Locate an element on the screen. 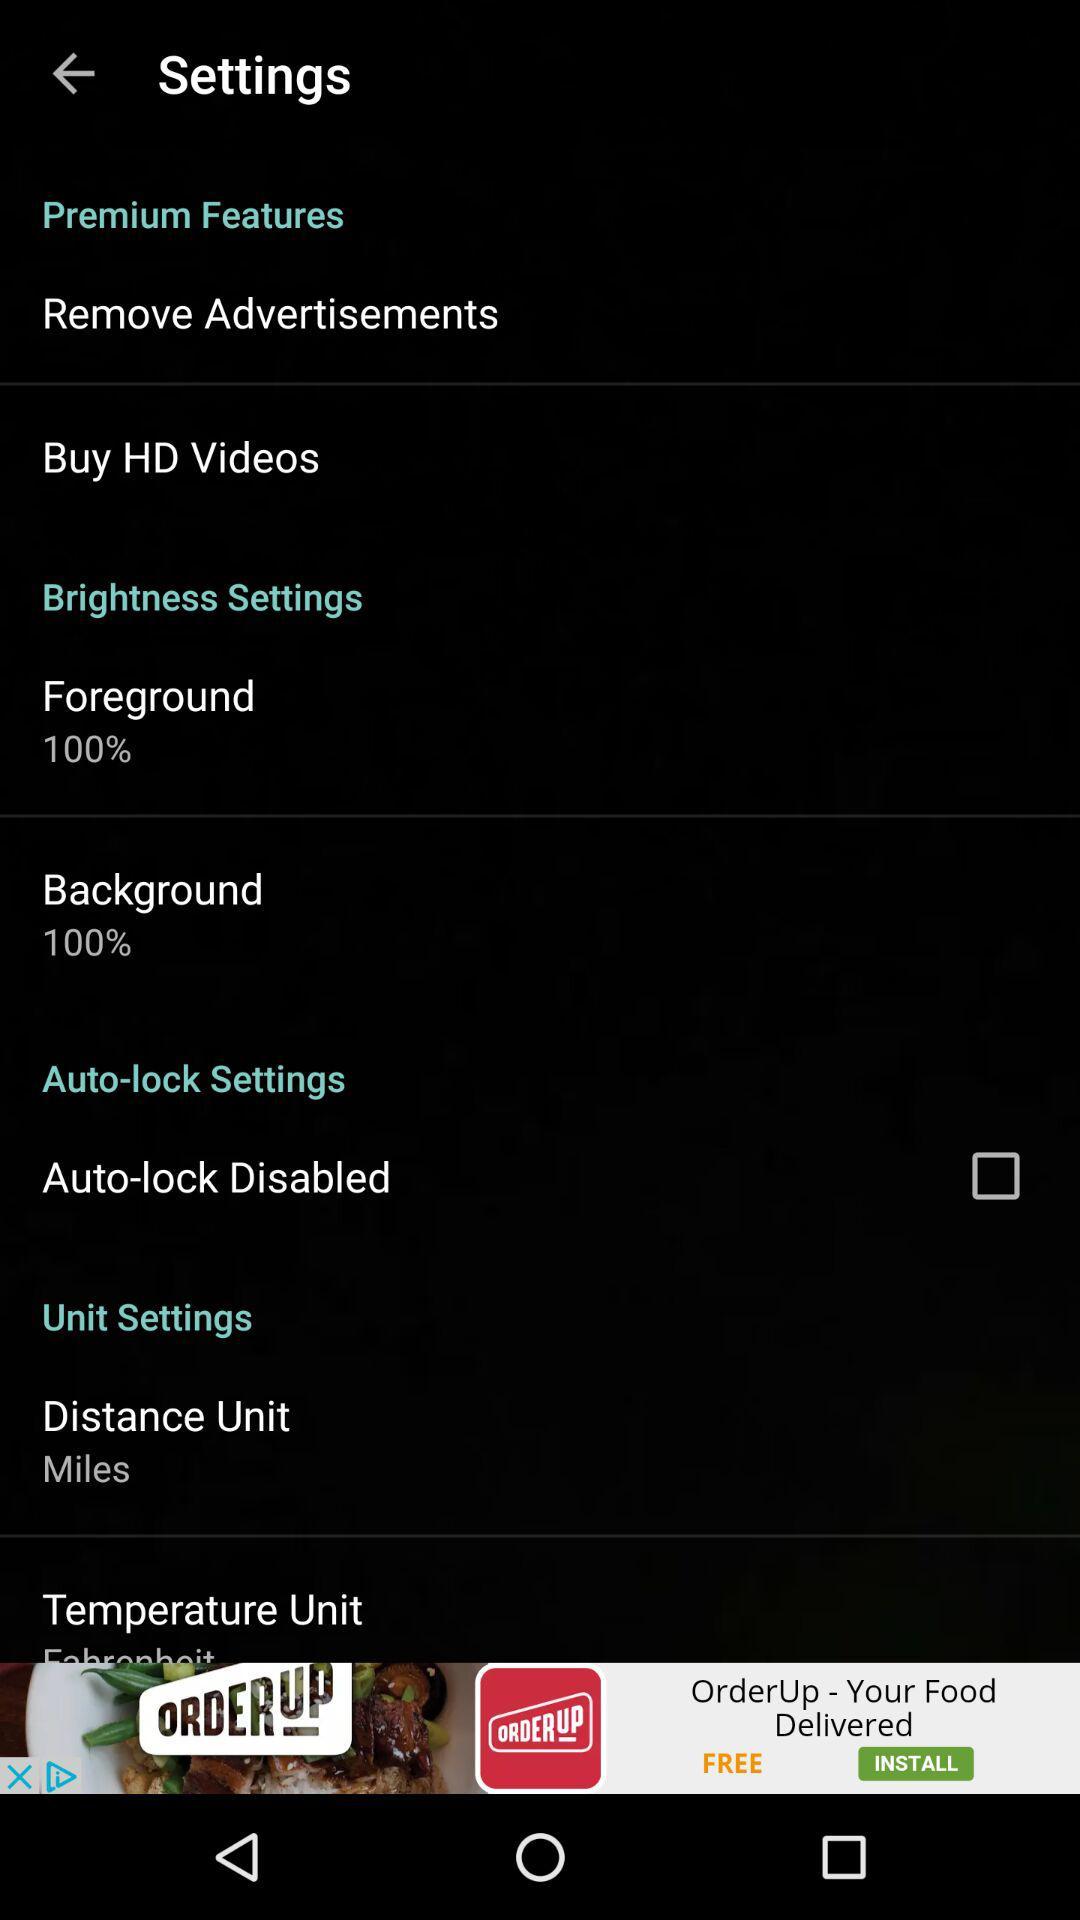  advertisement is located at coordinates (540, 1727).